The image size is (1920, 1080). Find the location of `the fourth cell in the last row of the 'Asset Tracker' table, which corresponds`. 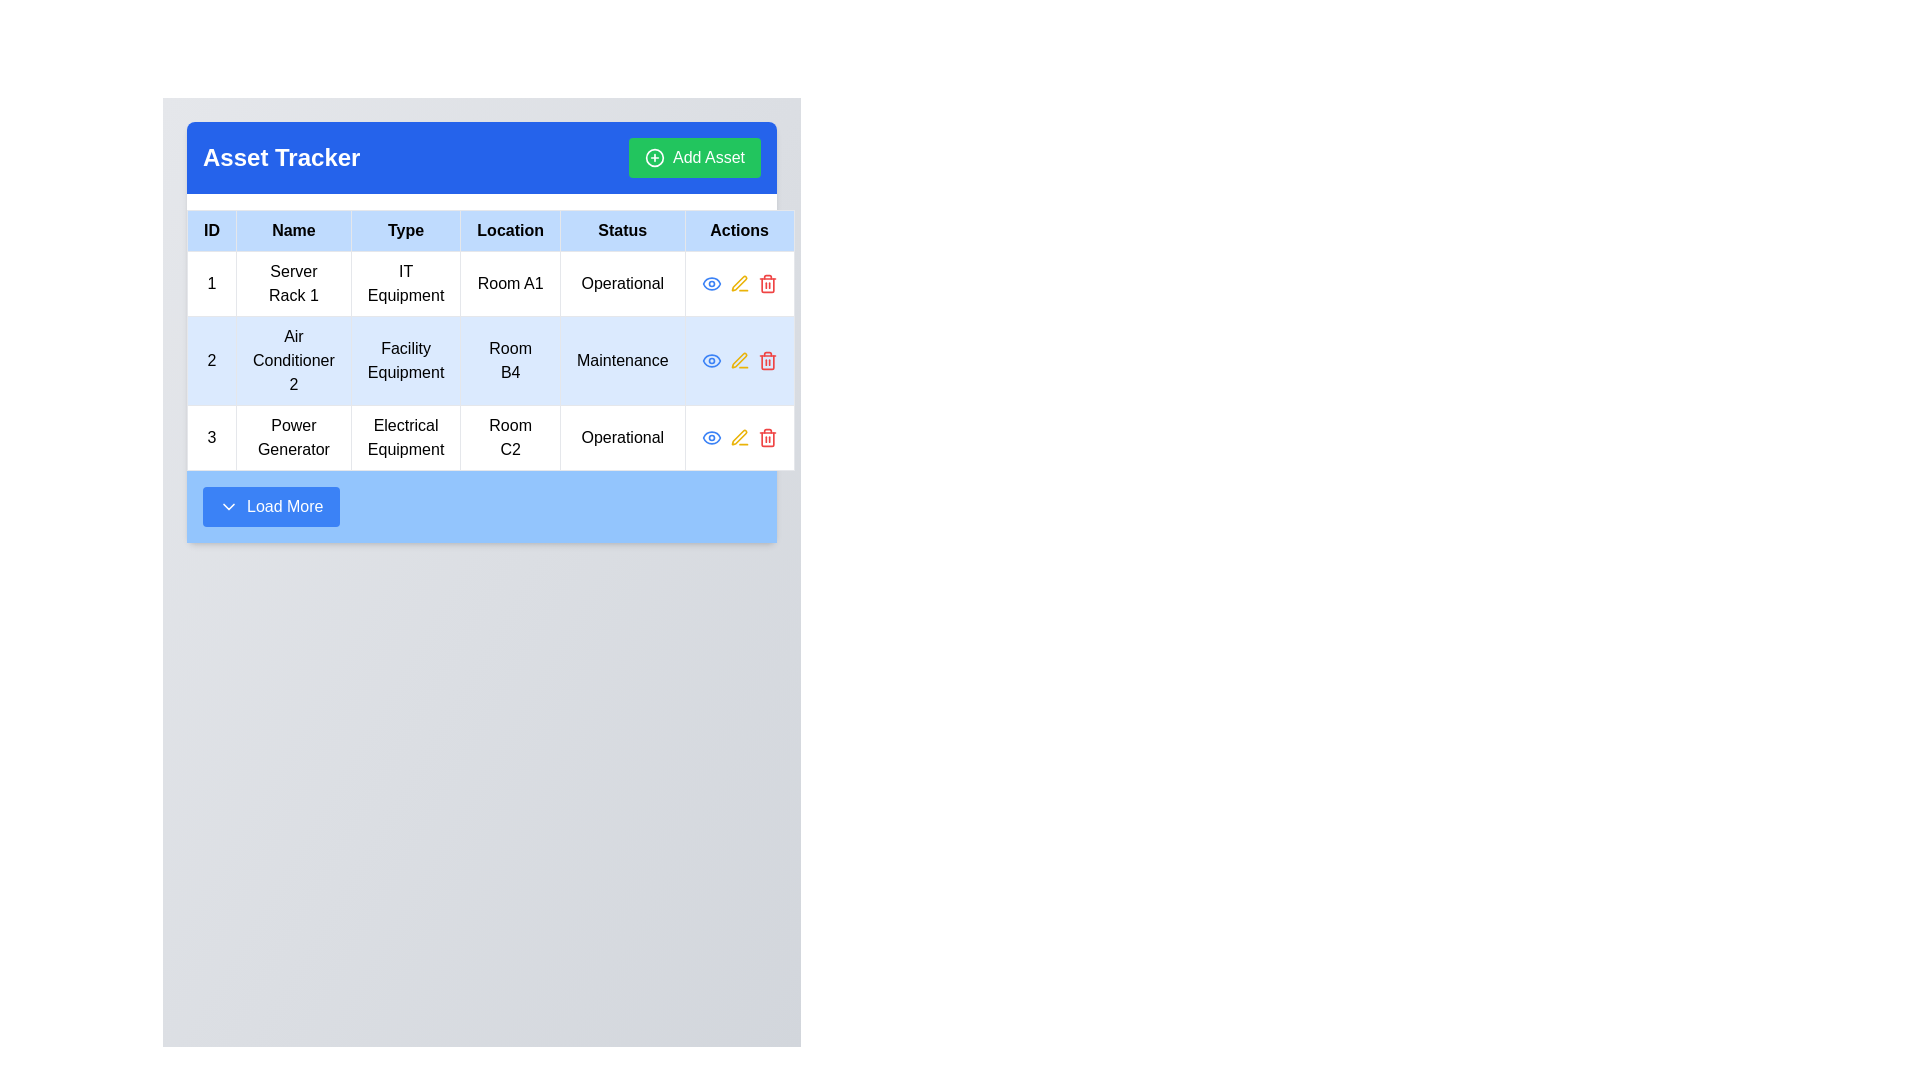

the fourth cell in the last row of the 'Asset Tracker' table, which corresponds is located at coordinates (510, 437).